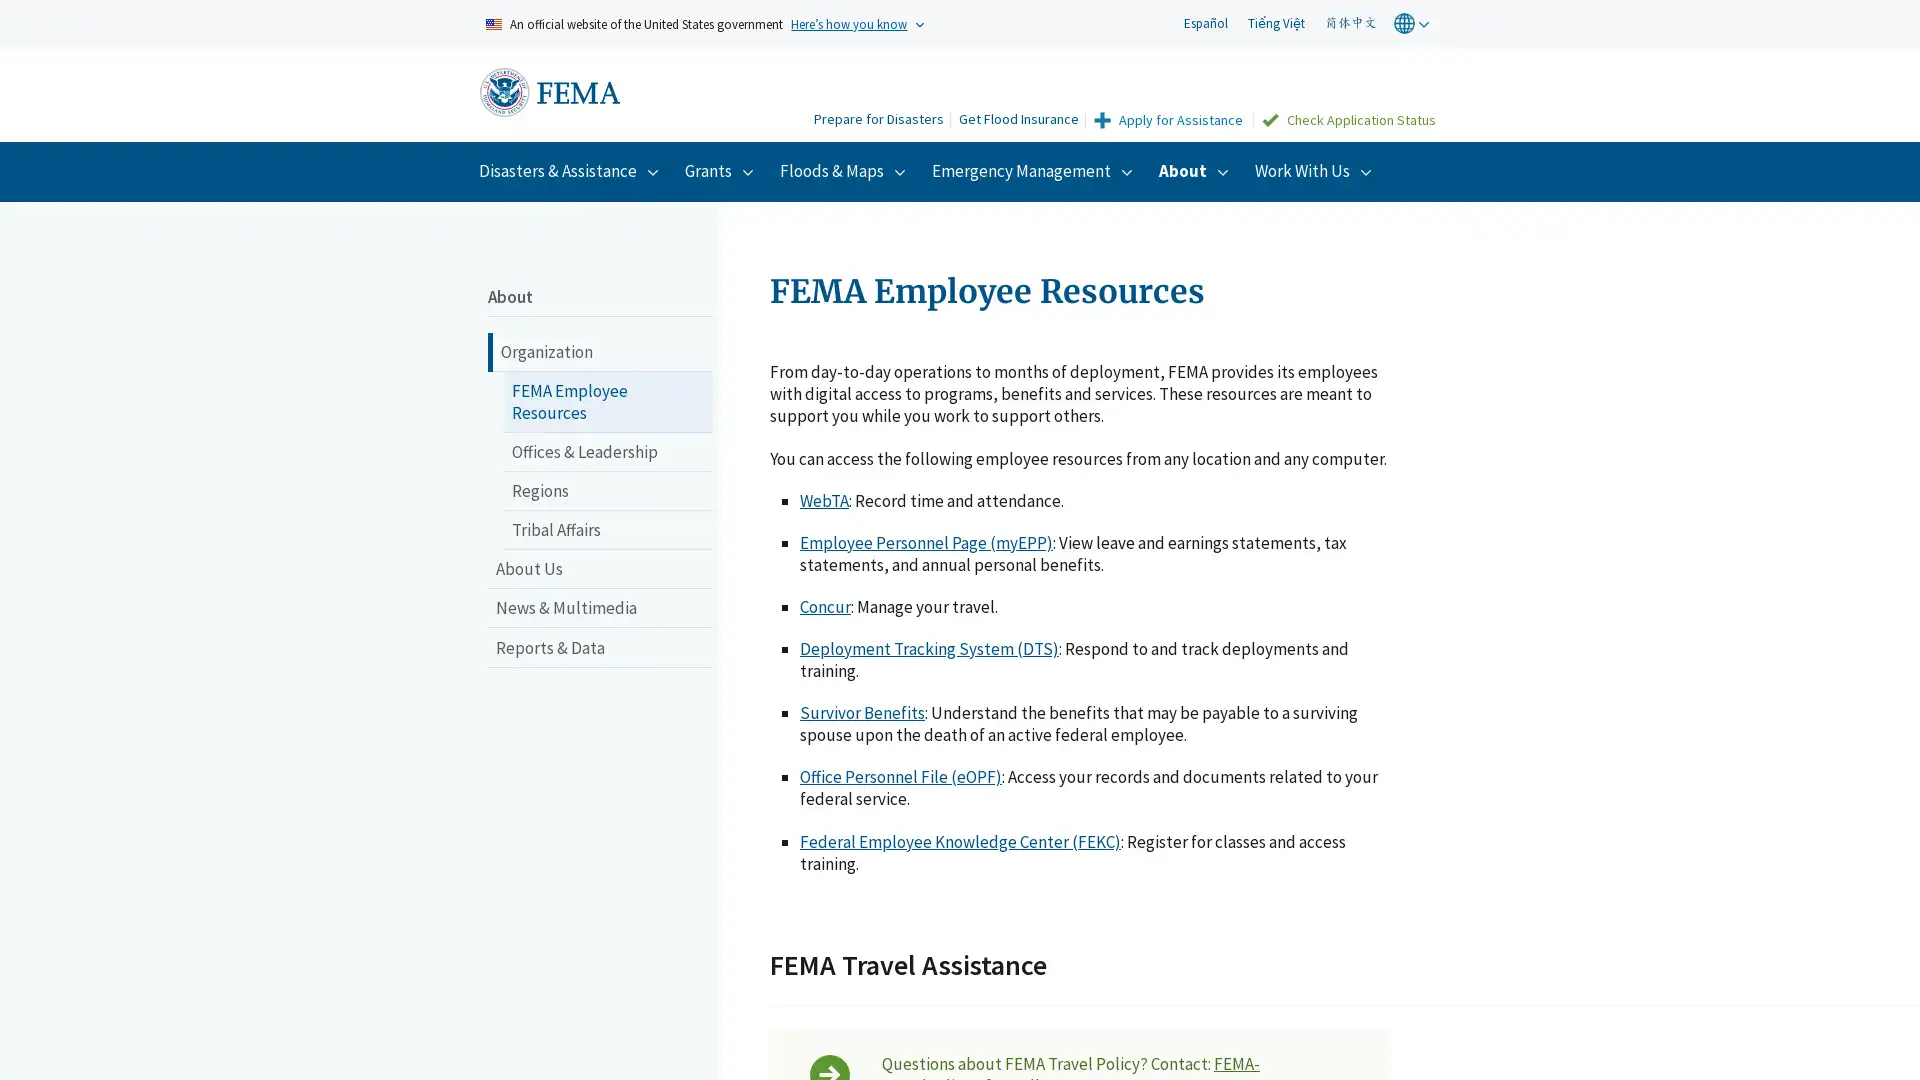 This screenshot has width=1920, height=1080. I want to click on Search, so click(778, 96).